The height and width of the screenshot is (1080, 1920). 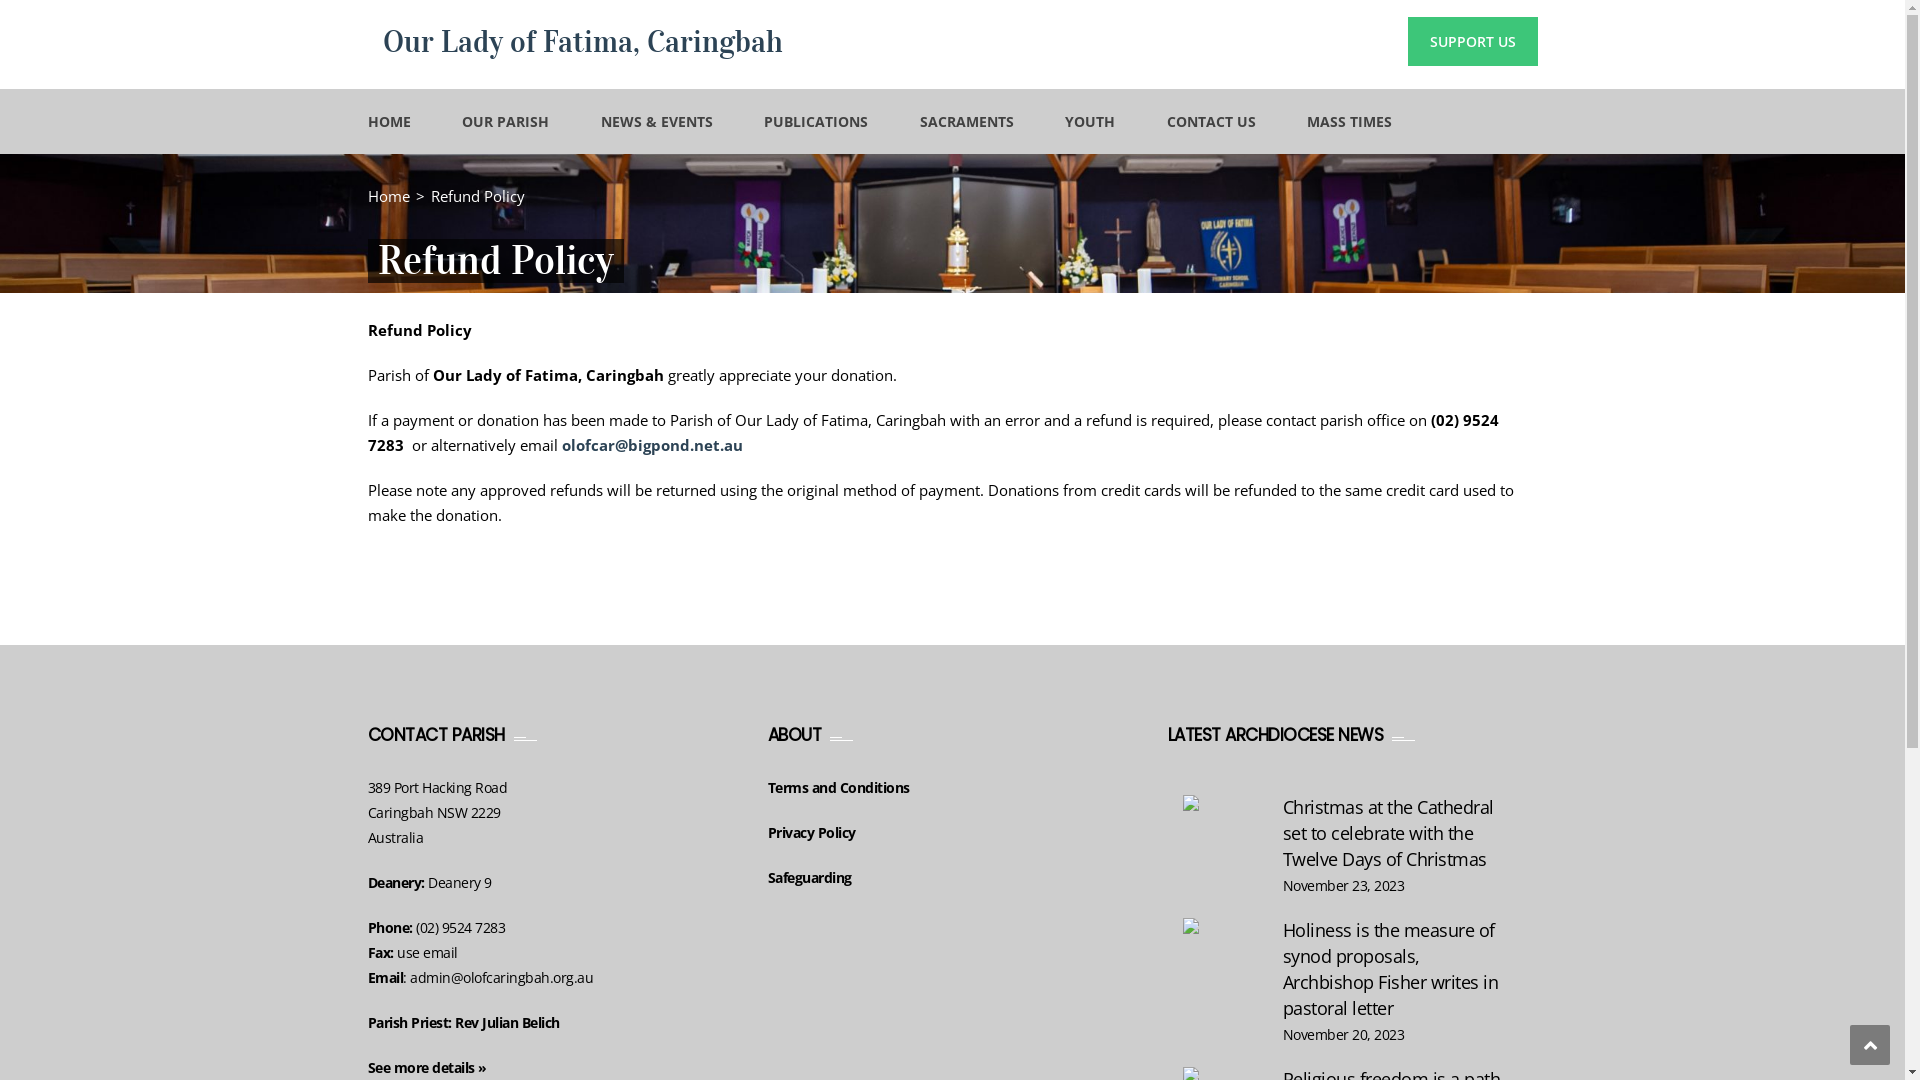 I want to click on 'SACRAMENTS', so click(x=919, y=121).